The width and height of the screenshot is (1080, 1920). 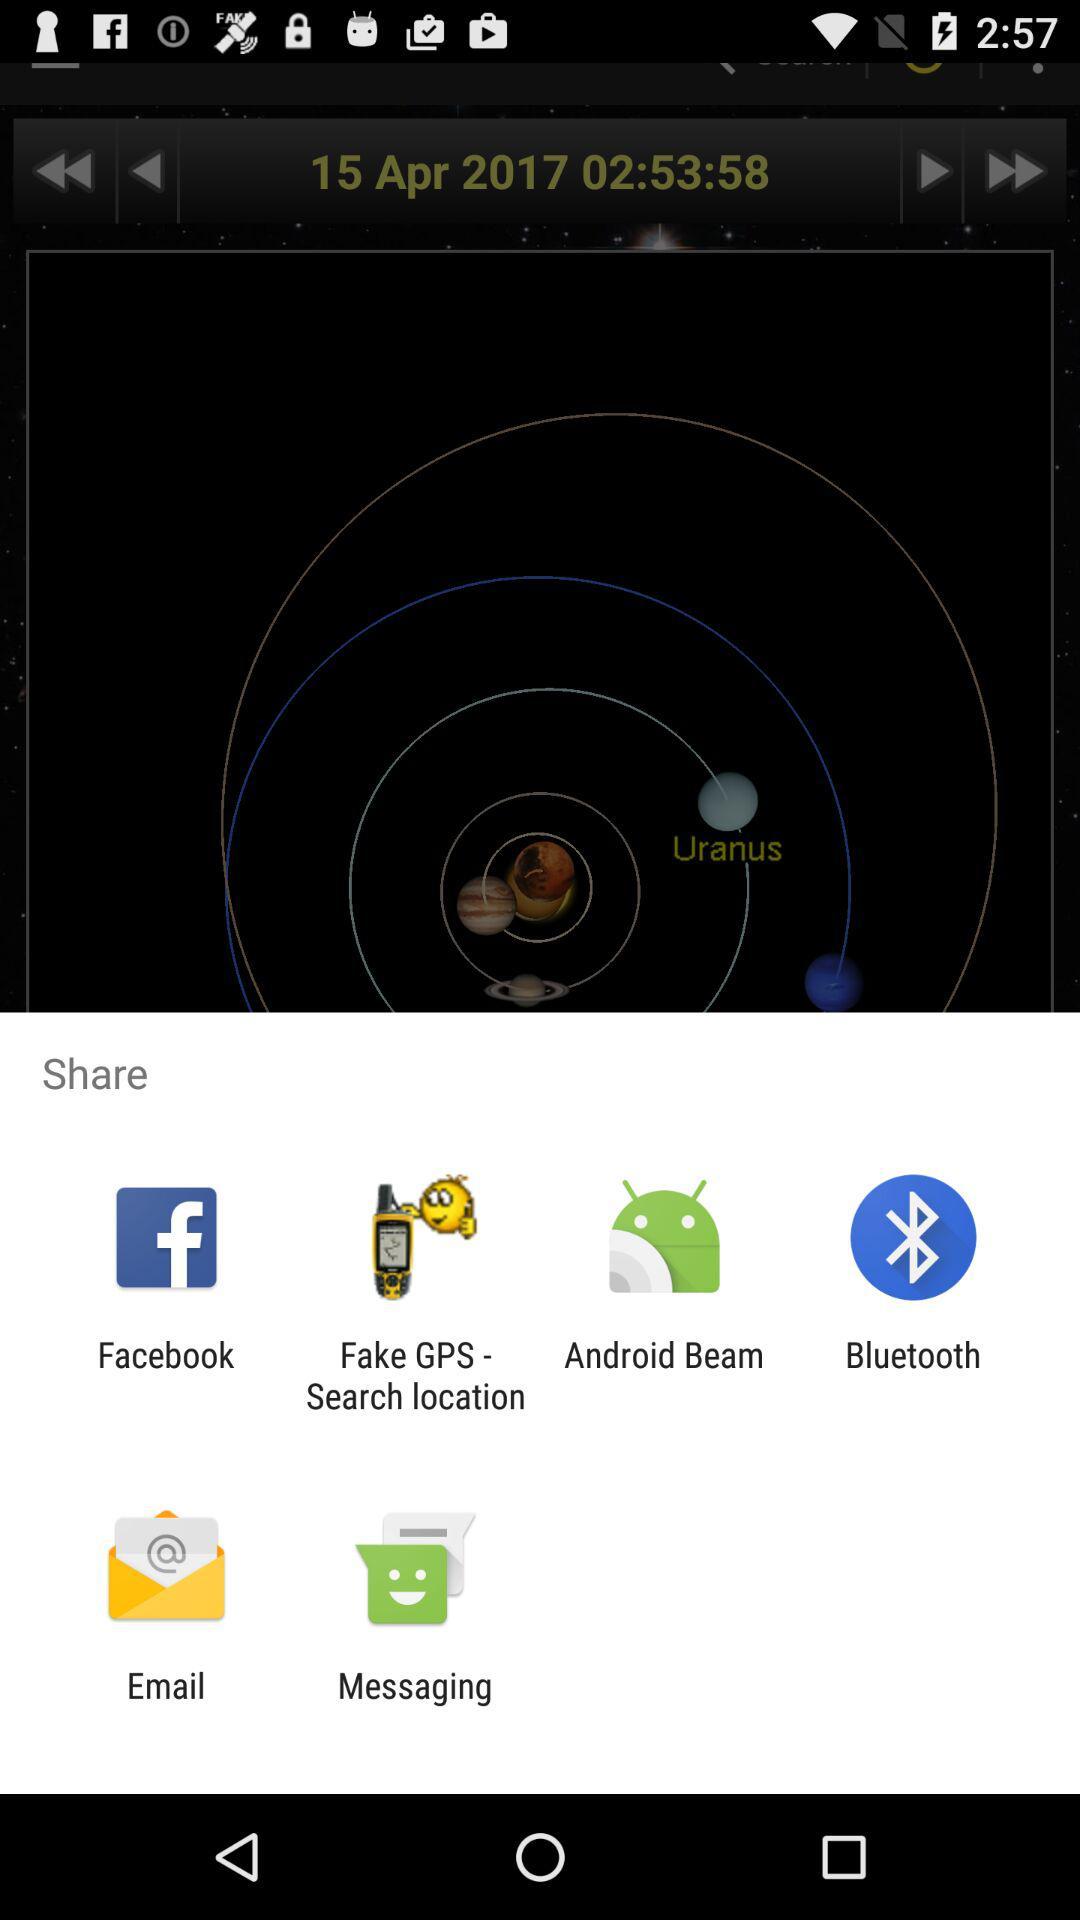 I want to click on app to the left of the messaging app, so click(x=165, y=1705).